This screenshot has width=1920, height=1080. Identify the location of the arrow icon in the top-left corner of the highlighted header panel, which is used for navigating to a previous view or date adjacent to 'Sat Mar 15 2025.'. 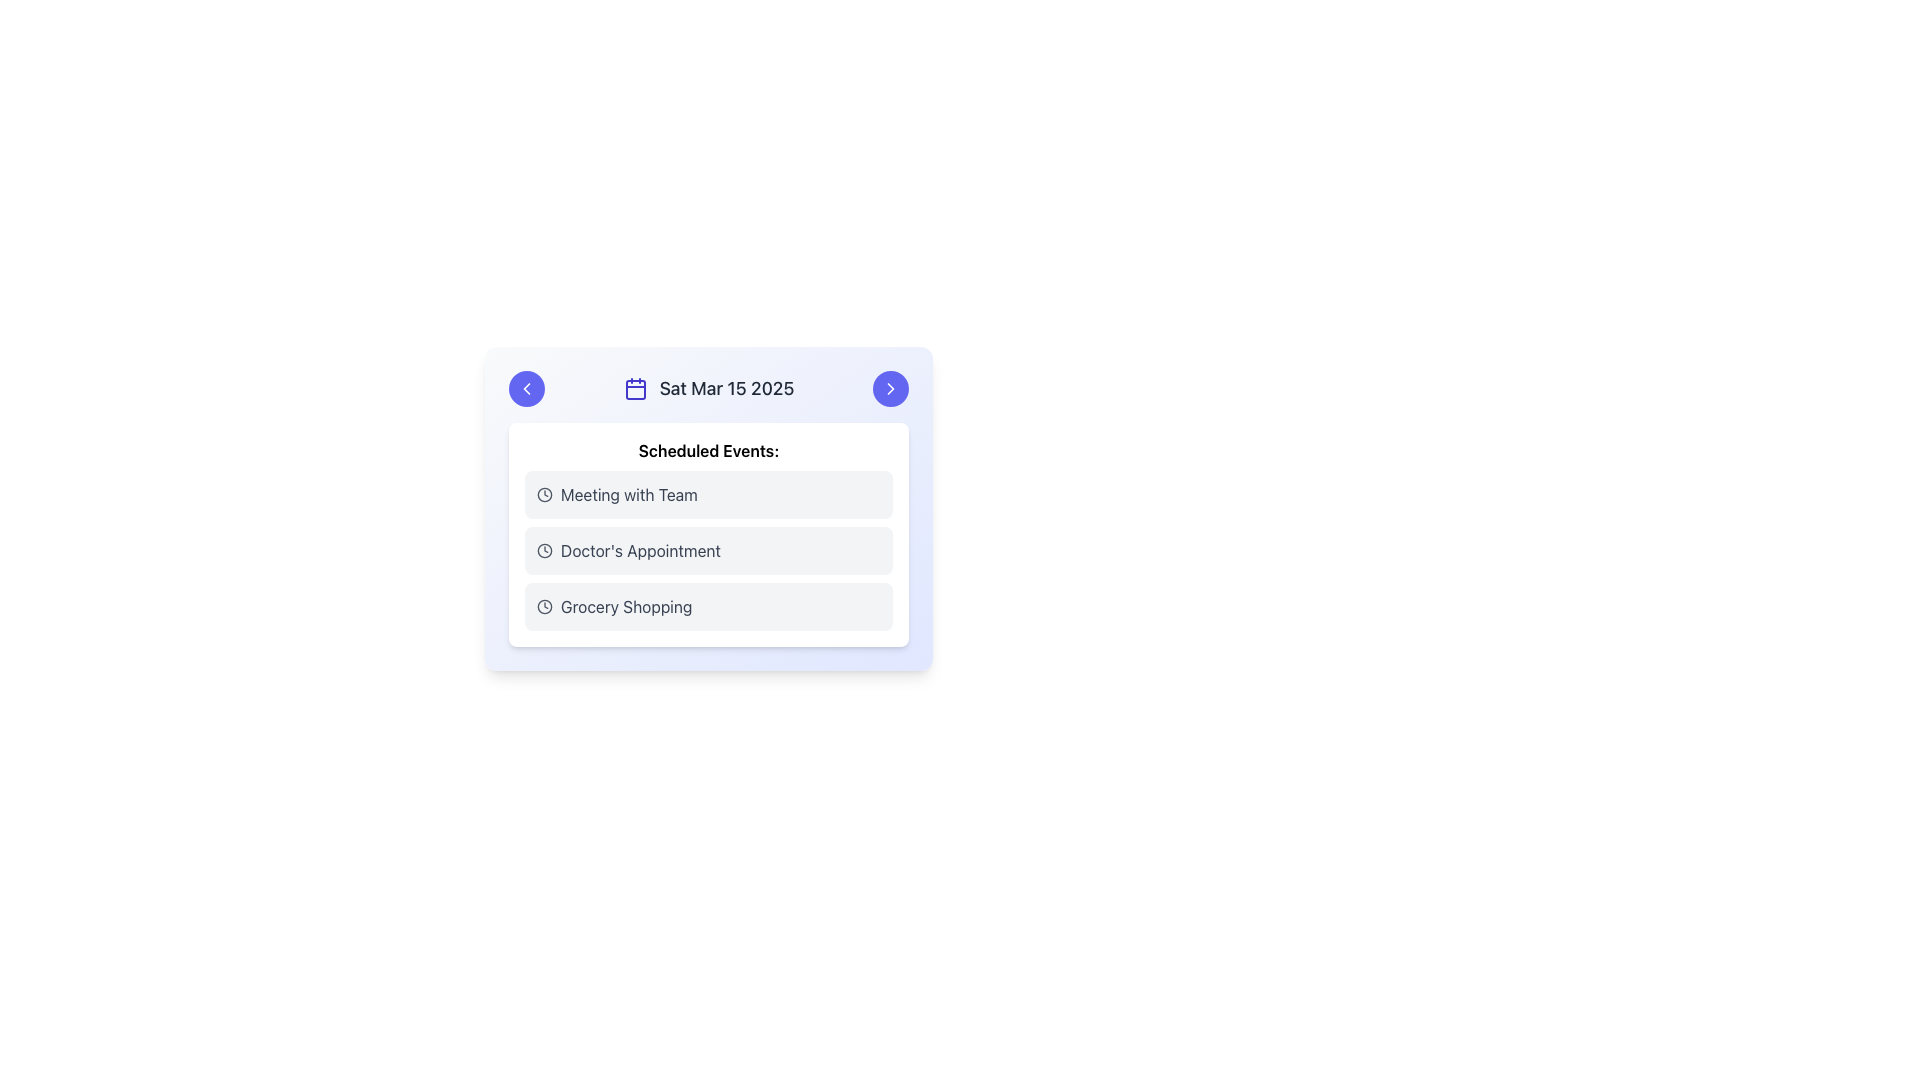
(527, 389).